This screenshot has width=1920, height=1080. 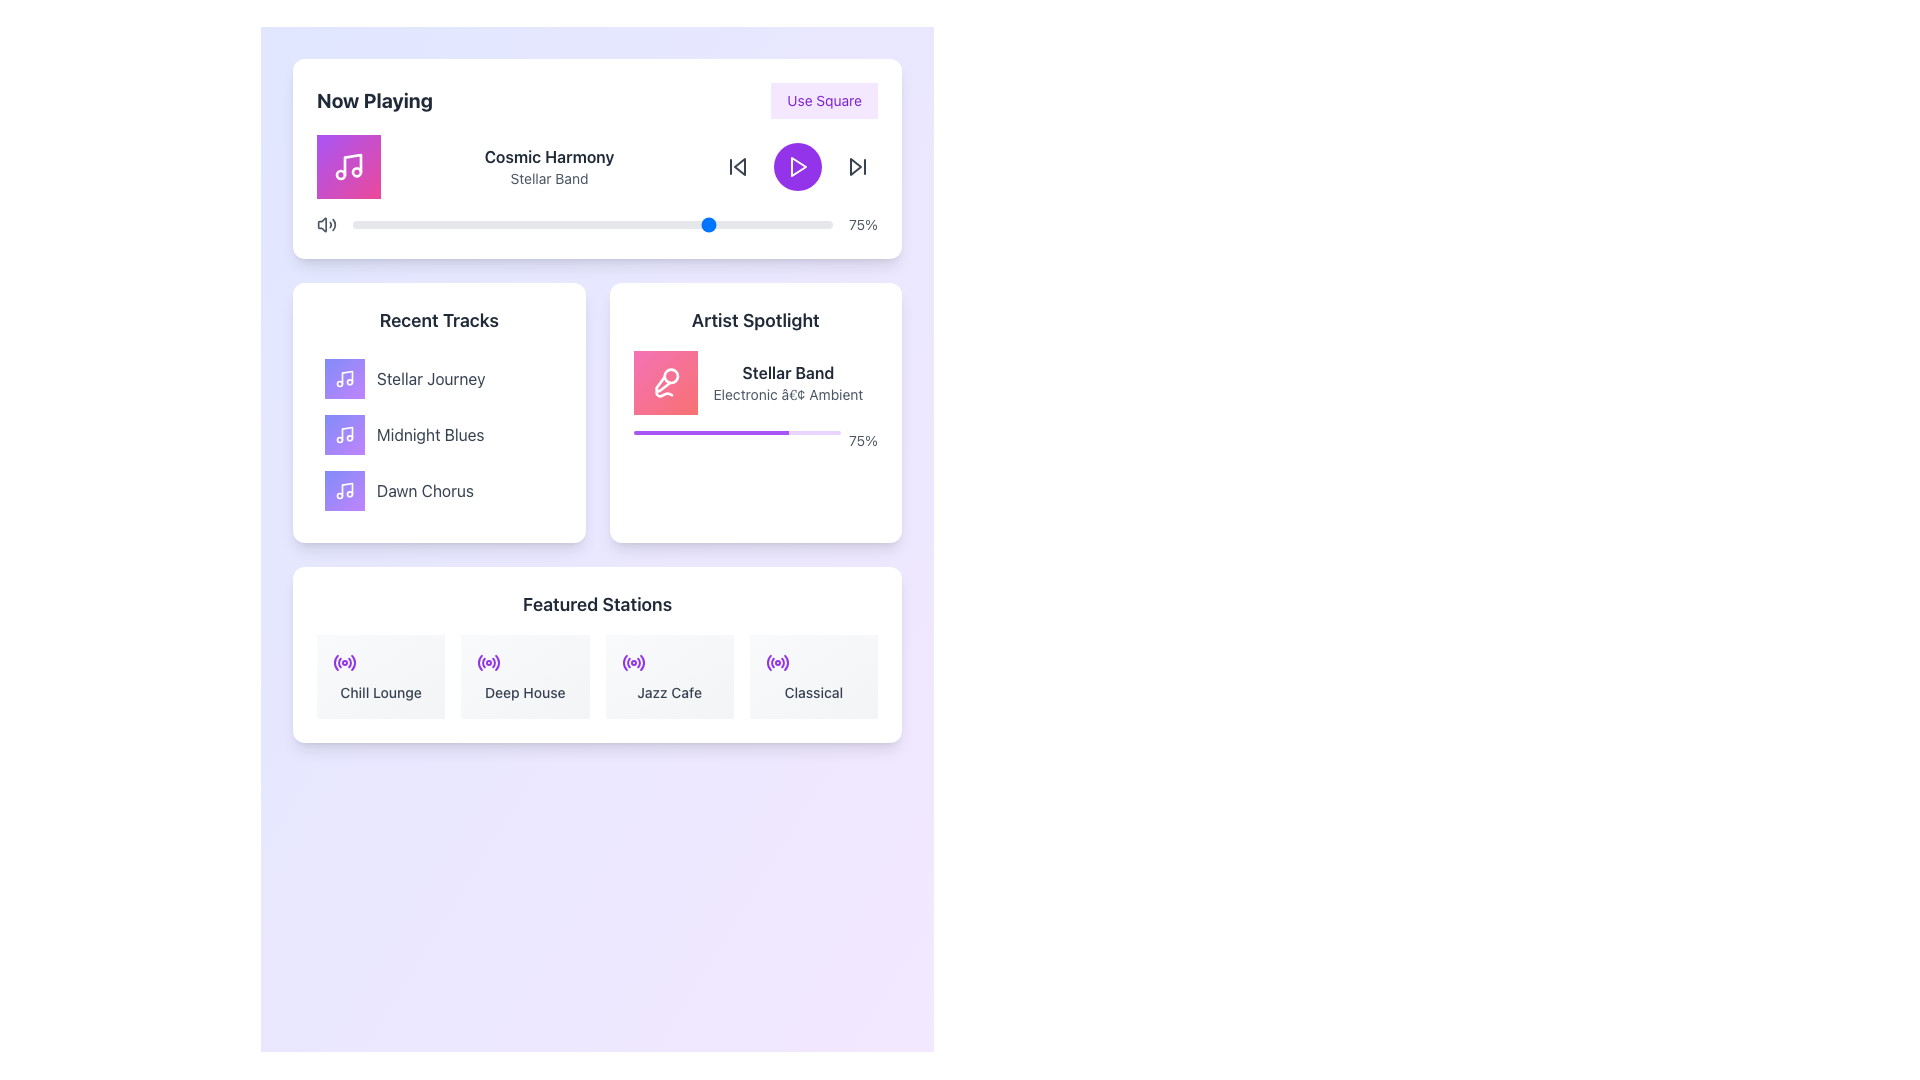 What do you see at coordinates (652, 431) in the screenshot?
I see `progress` at bounding box center [652, 431].